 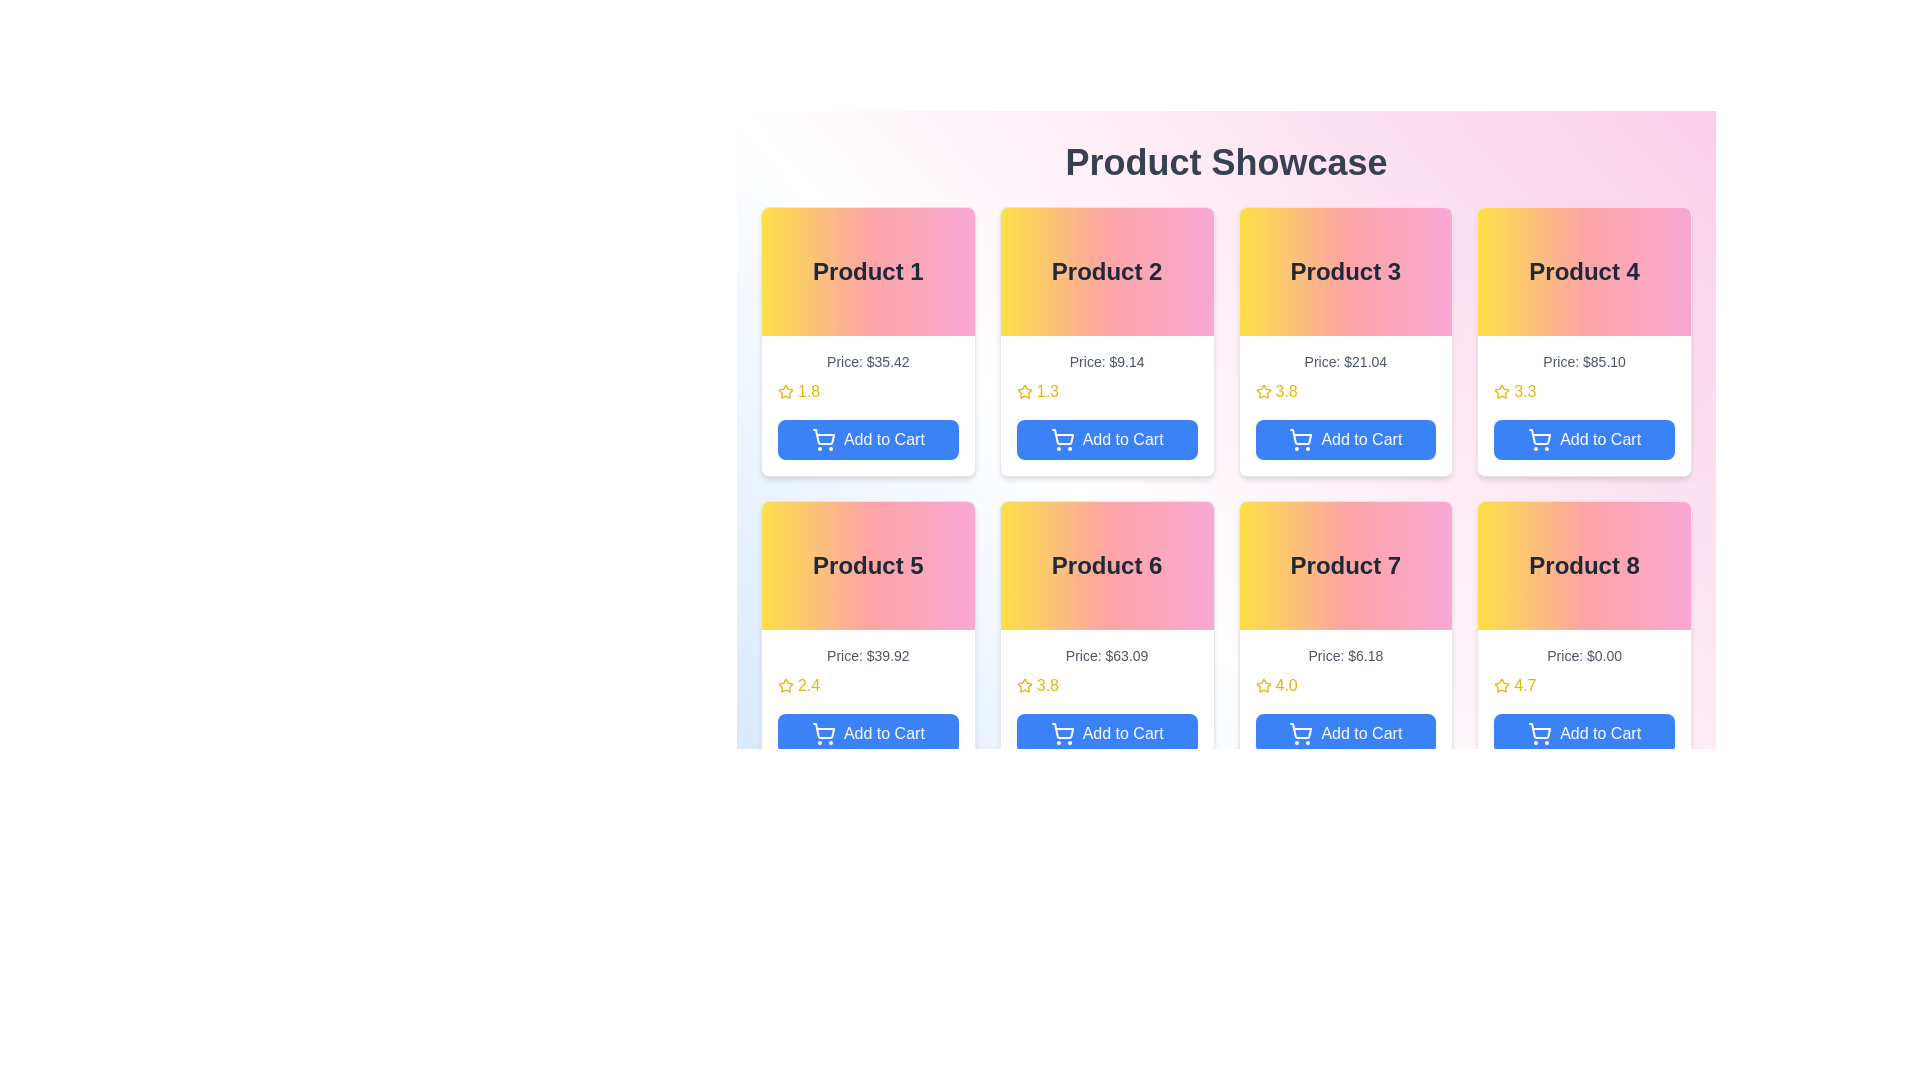 I want to click on the blue rectangular 'Add to Cart' button with a shopping cart icon, so click(x=868, y=733).